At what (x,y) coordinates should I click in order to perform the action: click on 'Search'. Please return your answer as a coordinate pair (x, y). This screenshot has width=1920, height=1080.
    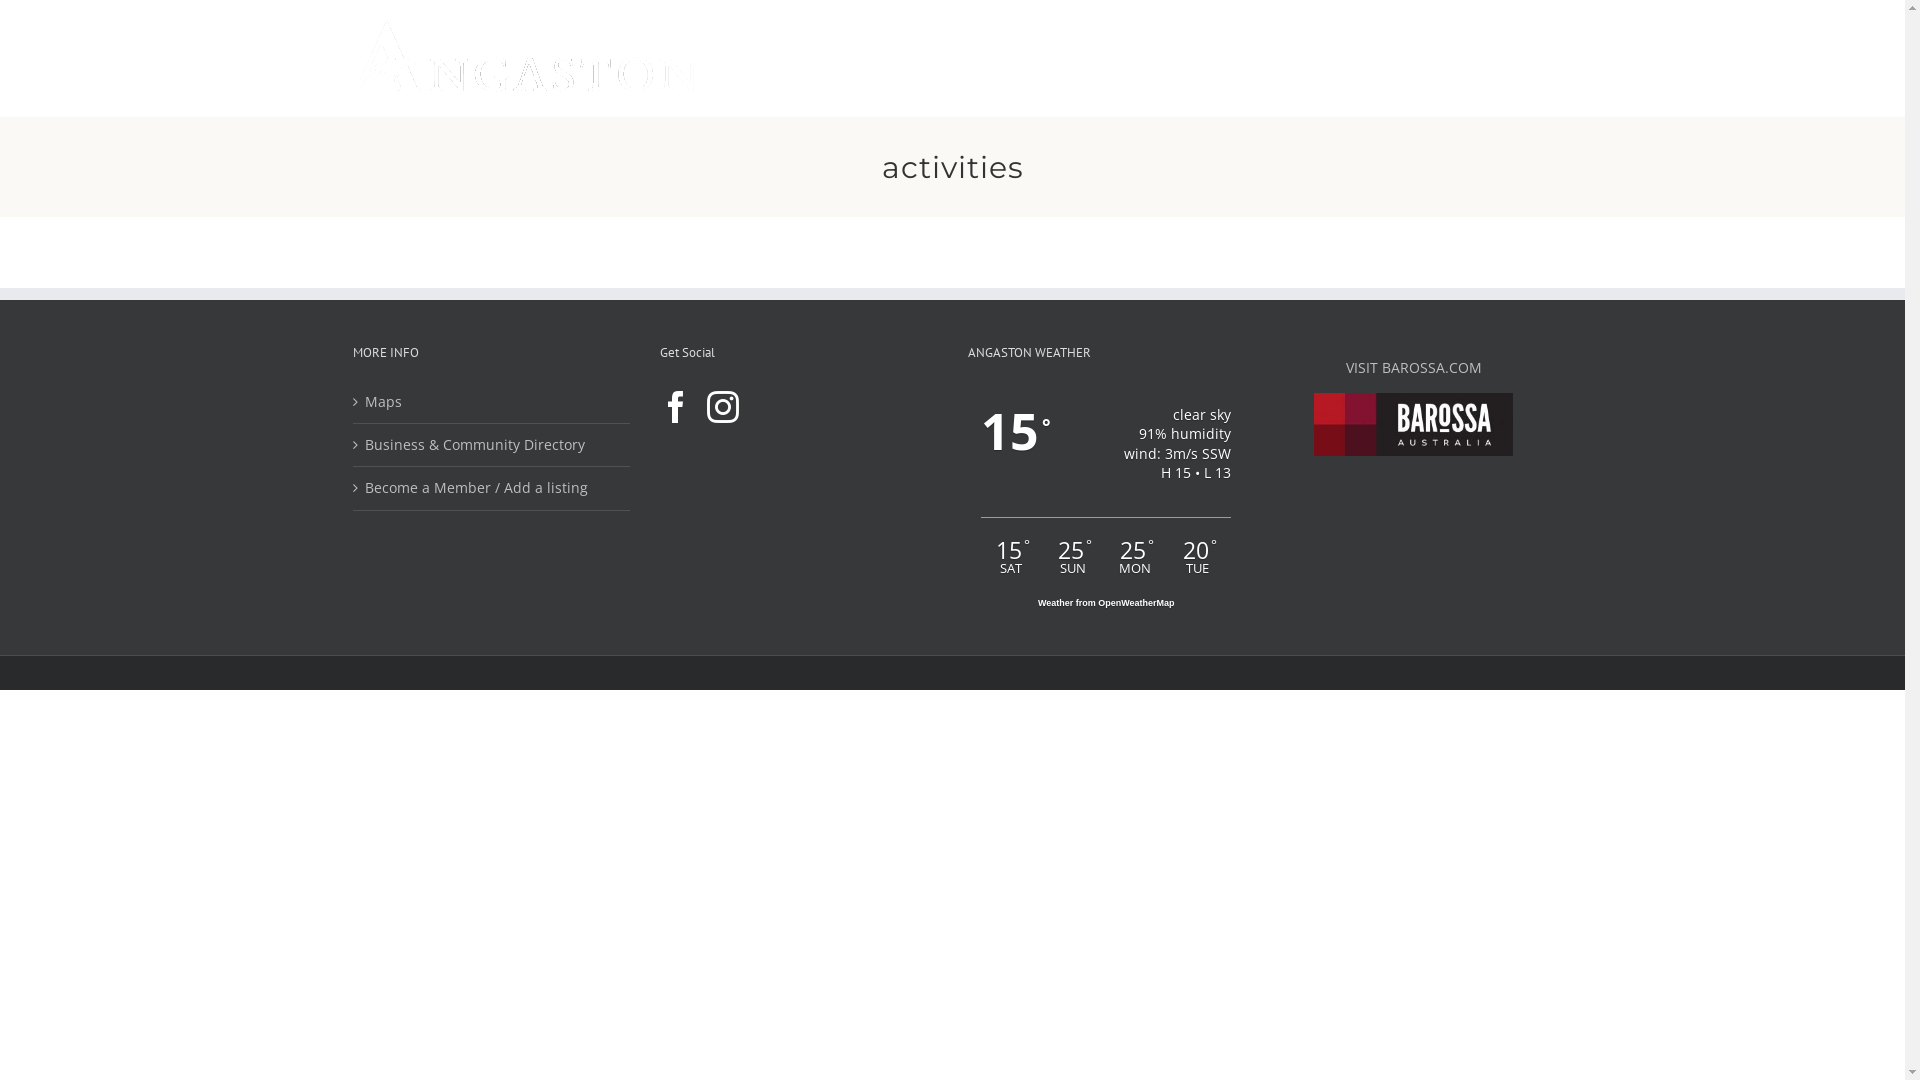
    Looking at the image, I should click on (1518, 57).